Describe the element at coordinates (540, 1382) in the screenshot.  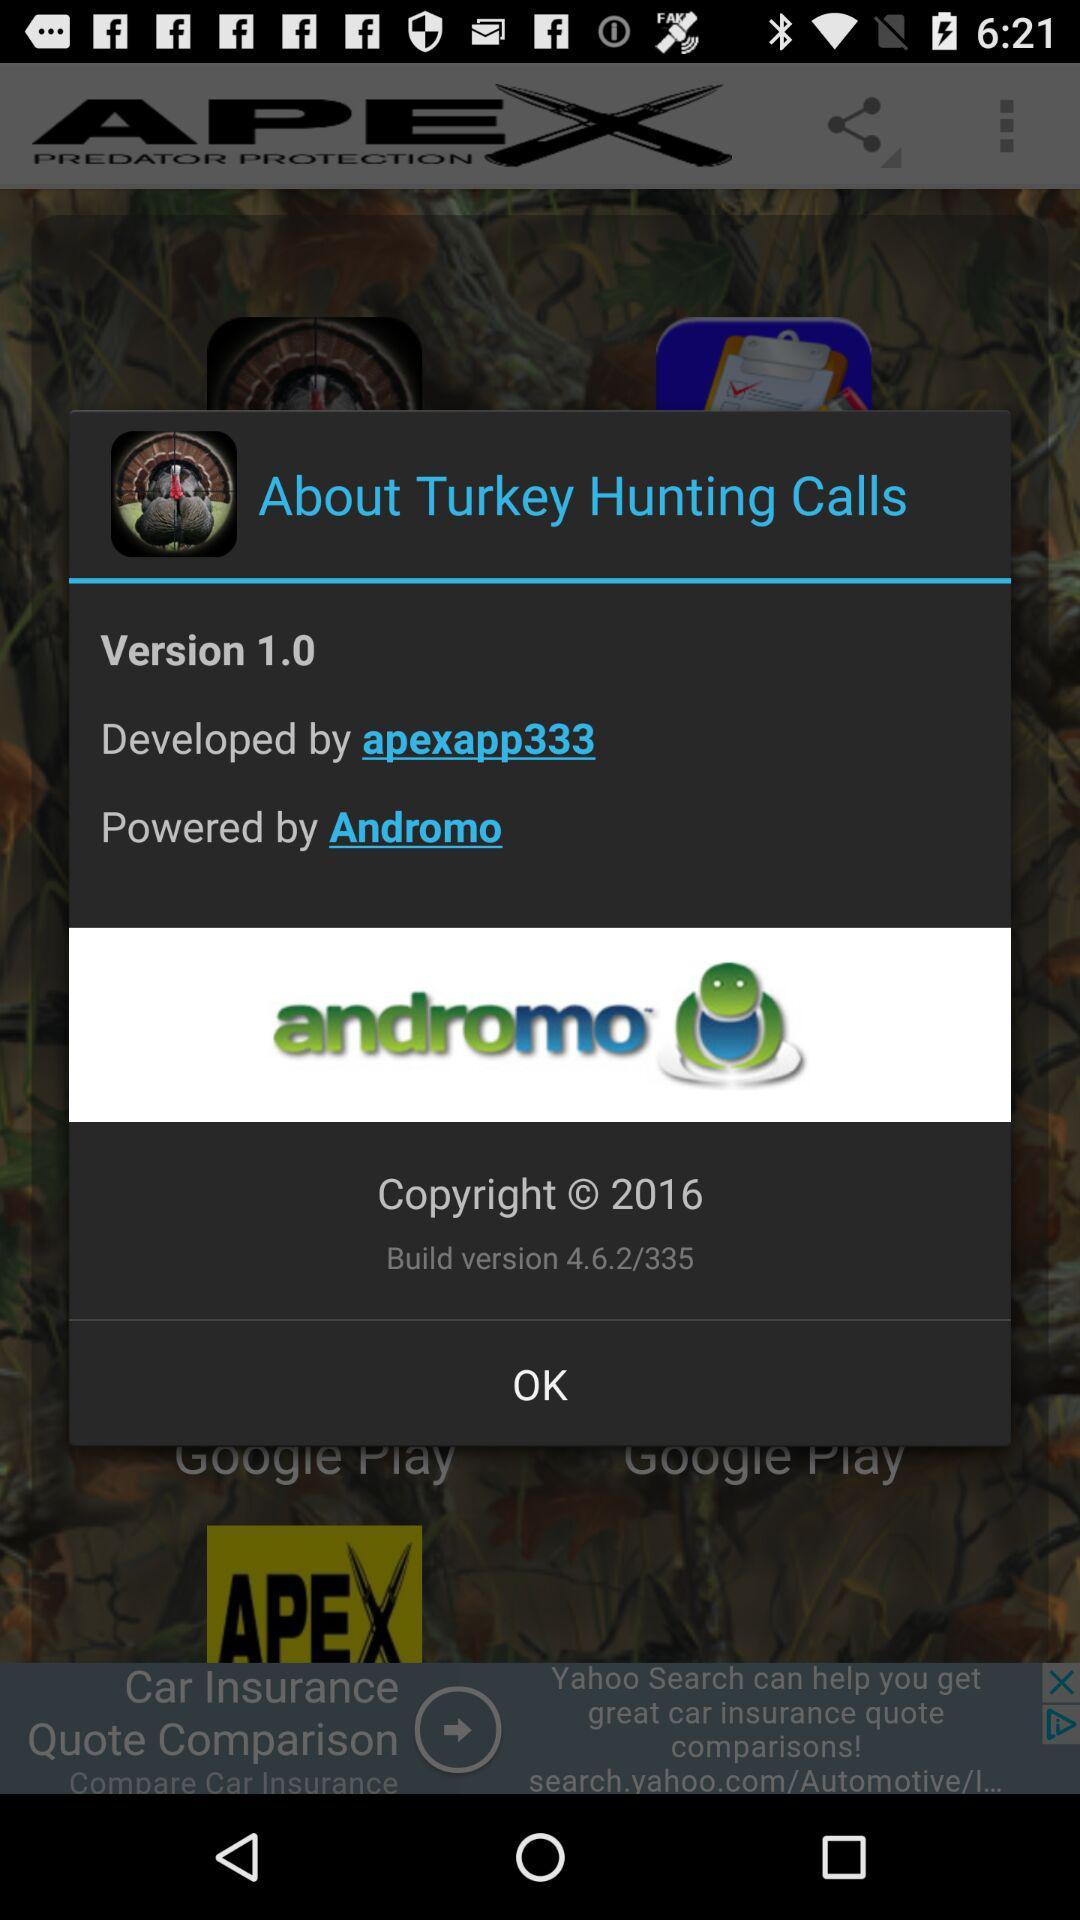
I see `the ok` at that location.